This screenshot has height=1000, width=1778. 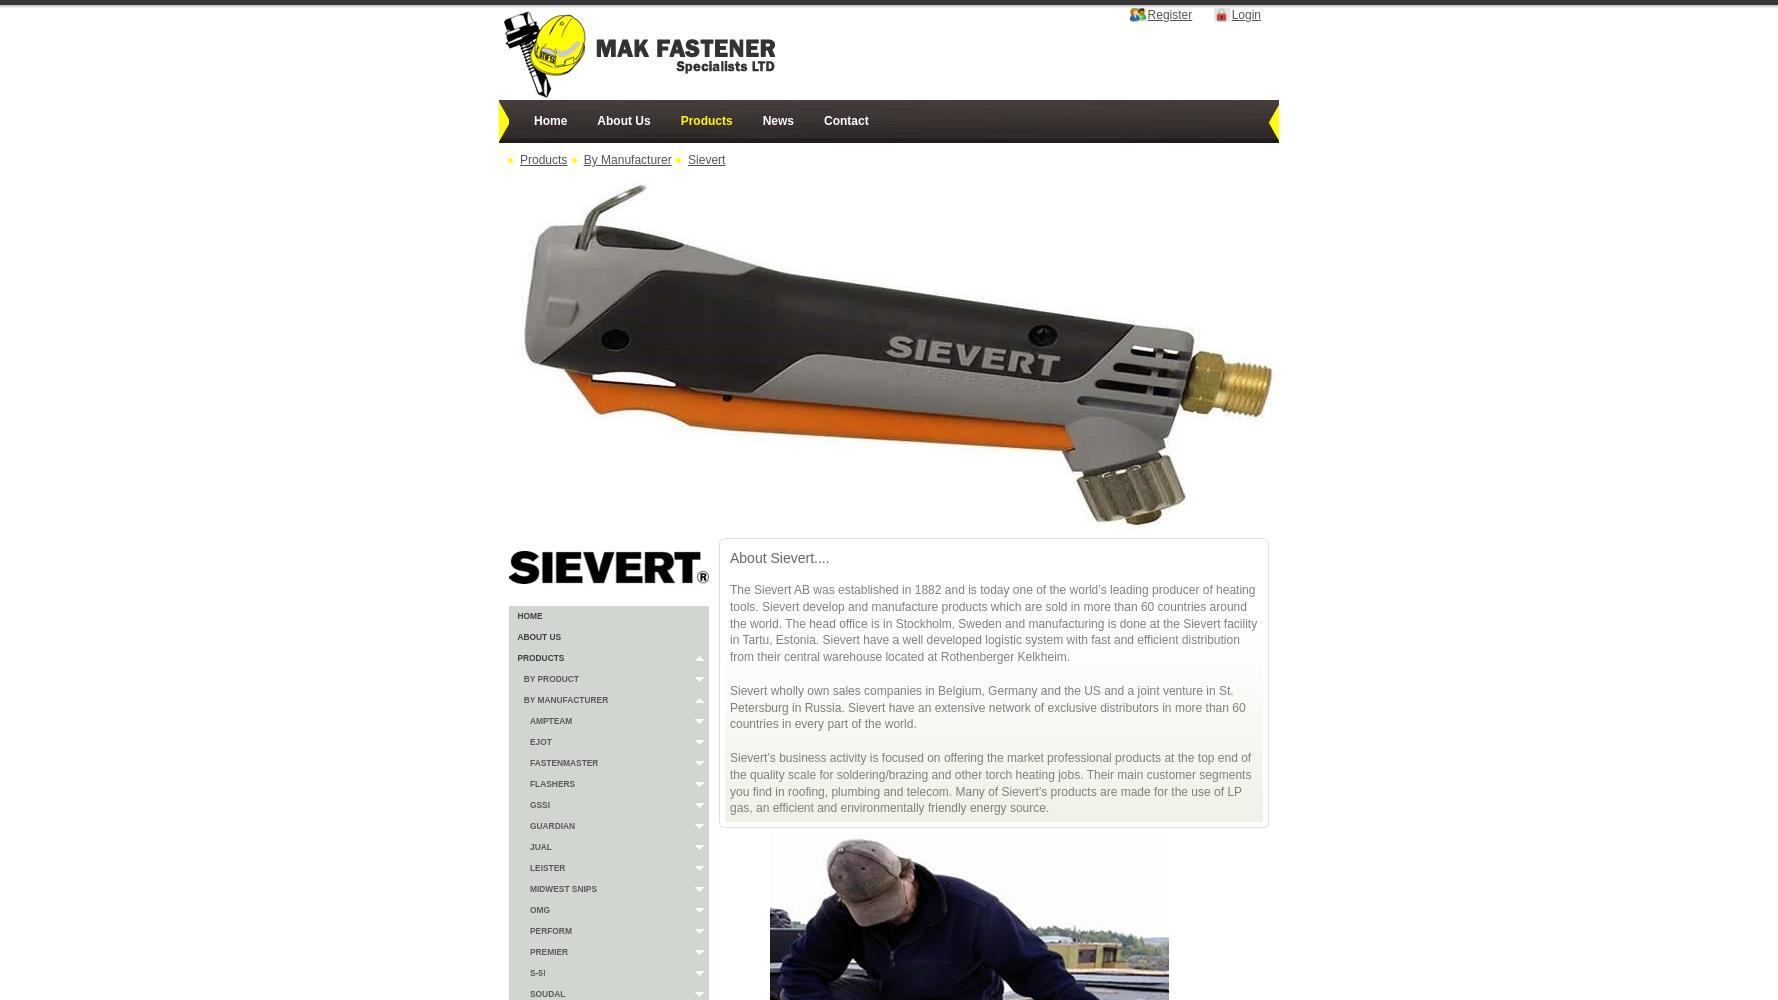 What do you see at coordinates (539, 846) in the screenshot?
I see `'JUAL'` at bounding box center [539, 846].